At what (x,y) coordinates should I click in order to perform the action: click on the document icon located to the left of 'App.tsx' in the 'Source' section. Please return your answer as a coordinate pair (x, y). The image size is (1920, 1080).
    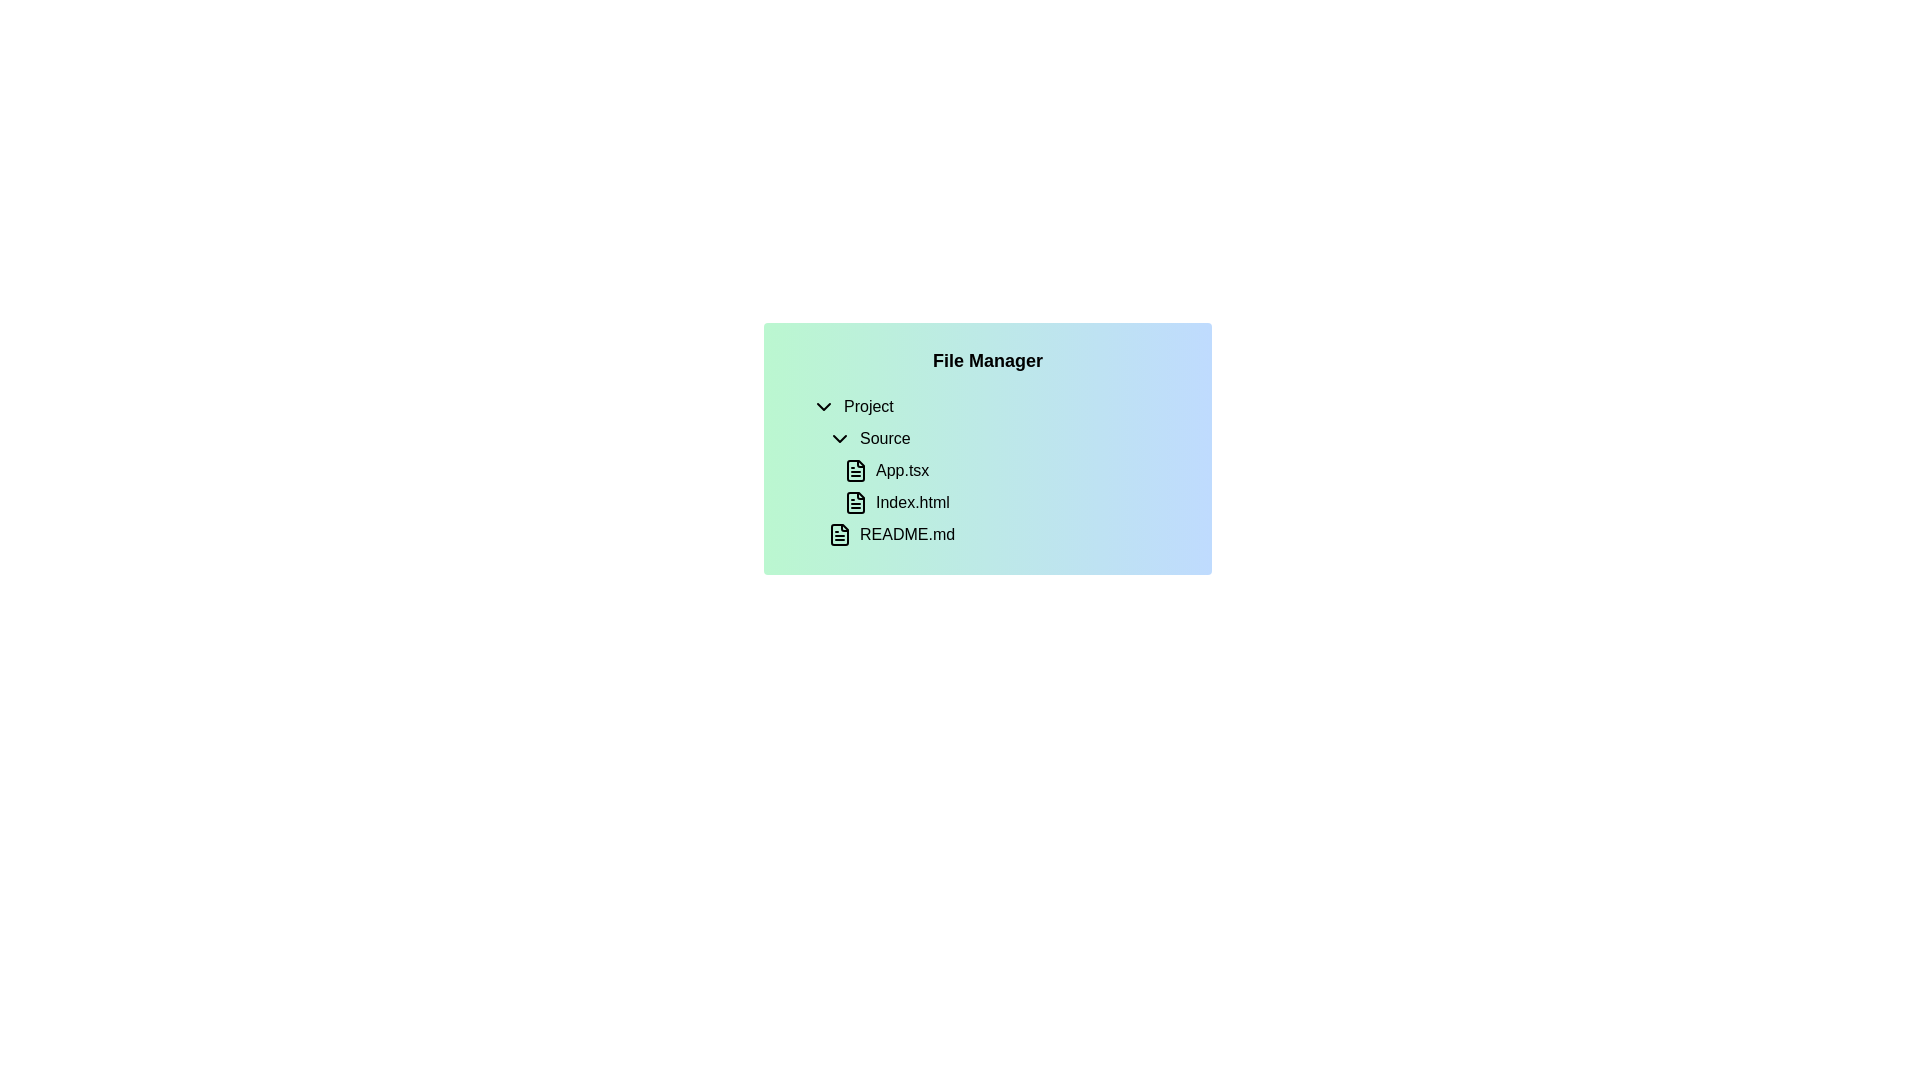
    Looking at the image, I should click on (855, 470).